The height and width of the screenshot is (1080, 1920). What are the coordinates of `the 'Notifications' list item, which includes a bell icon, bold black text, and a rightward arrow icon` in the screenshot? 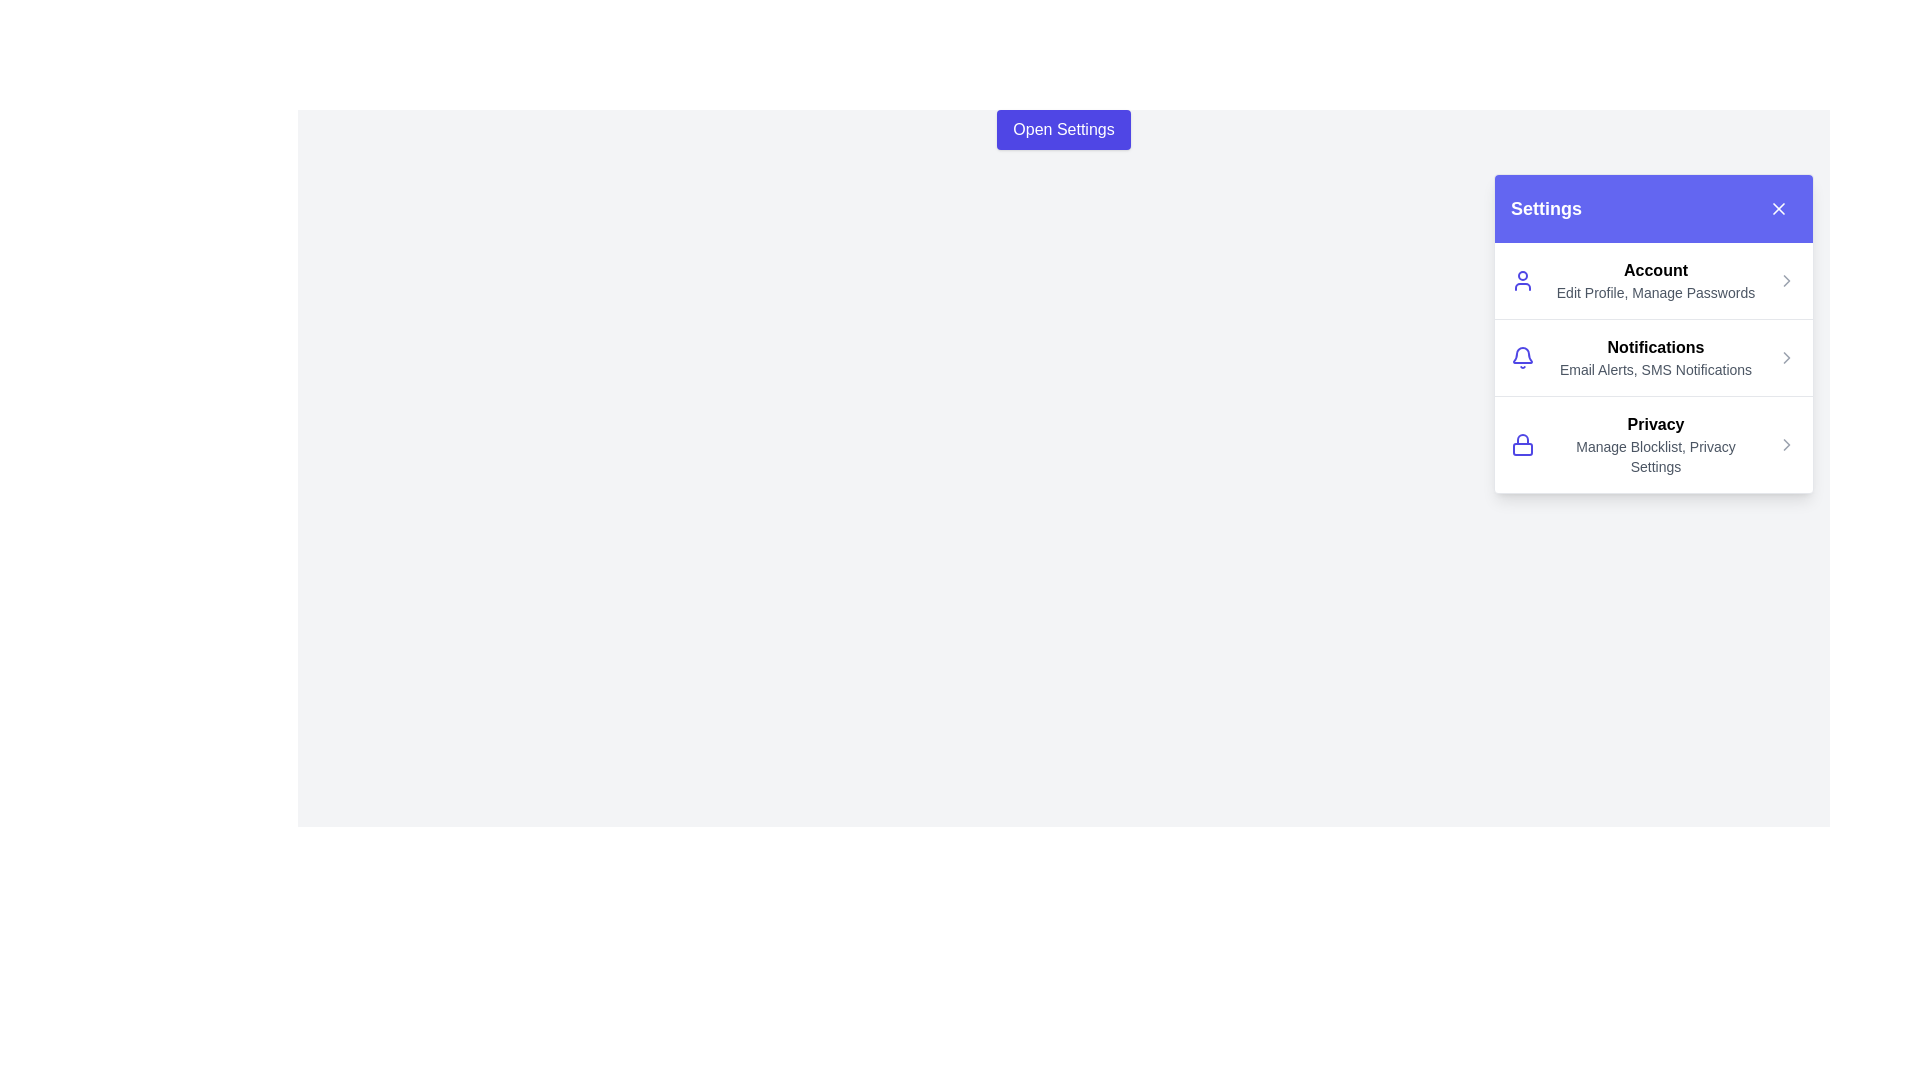 It's located at (1654, 356).